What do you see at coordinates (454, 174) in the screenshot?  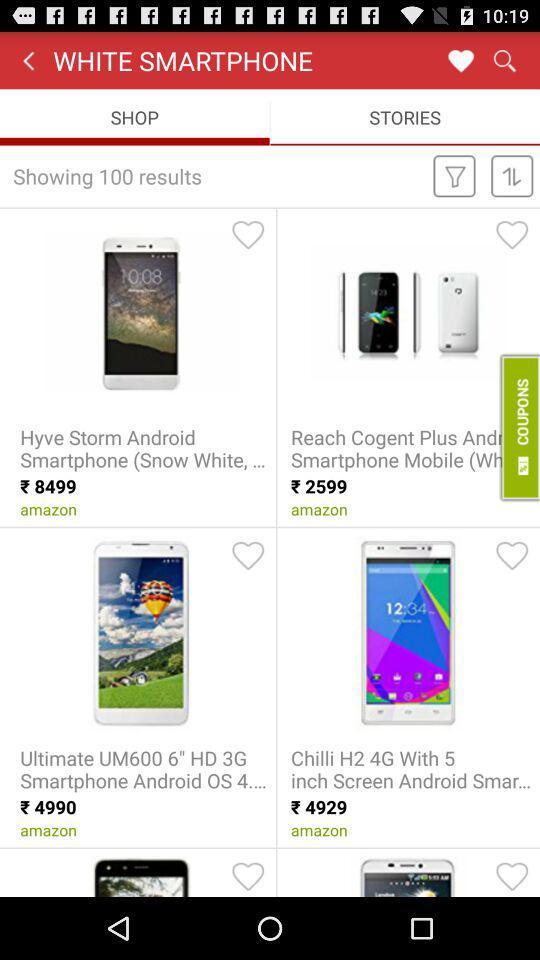 I see `the app next to the showing 100 results item` at bounding box center [454, 174].